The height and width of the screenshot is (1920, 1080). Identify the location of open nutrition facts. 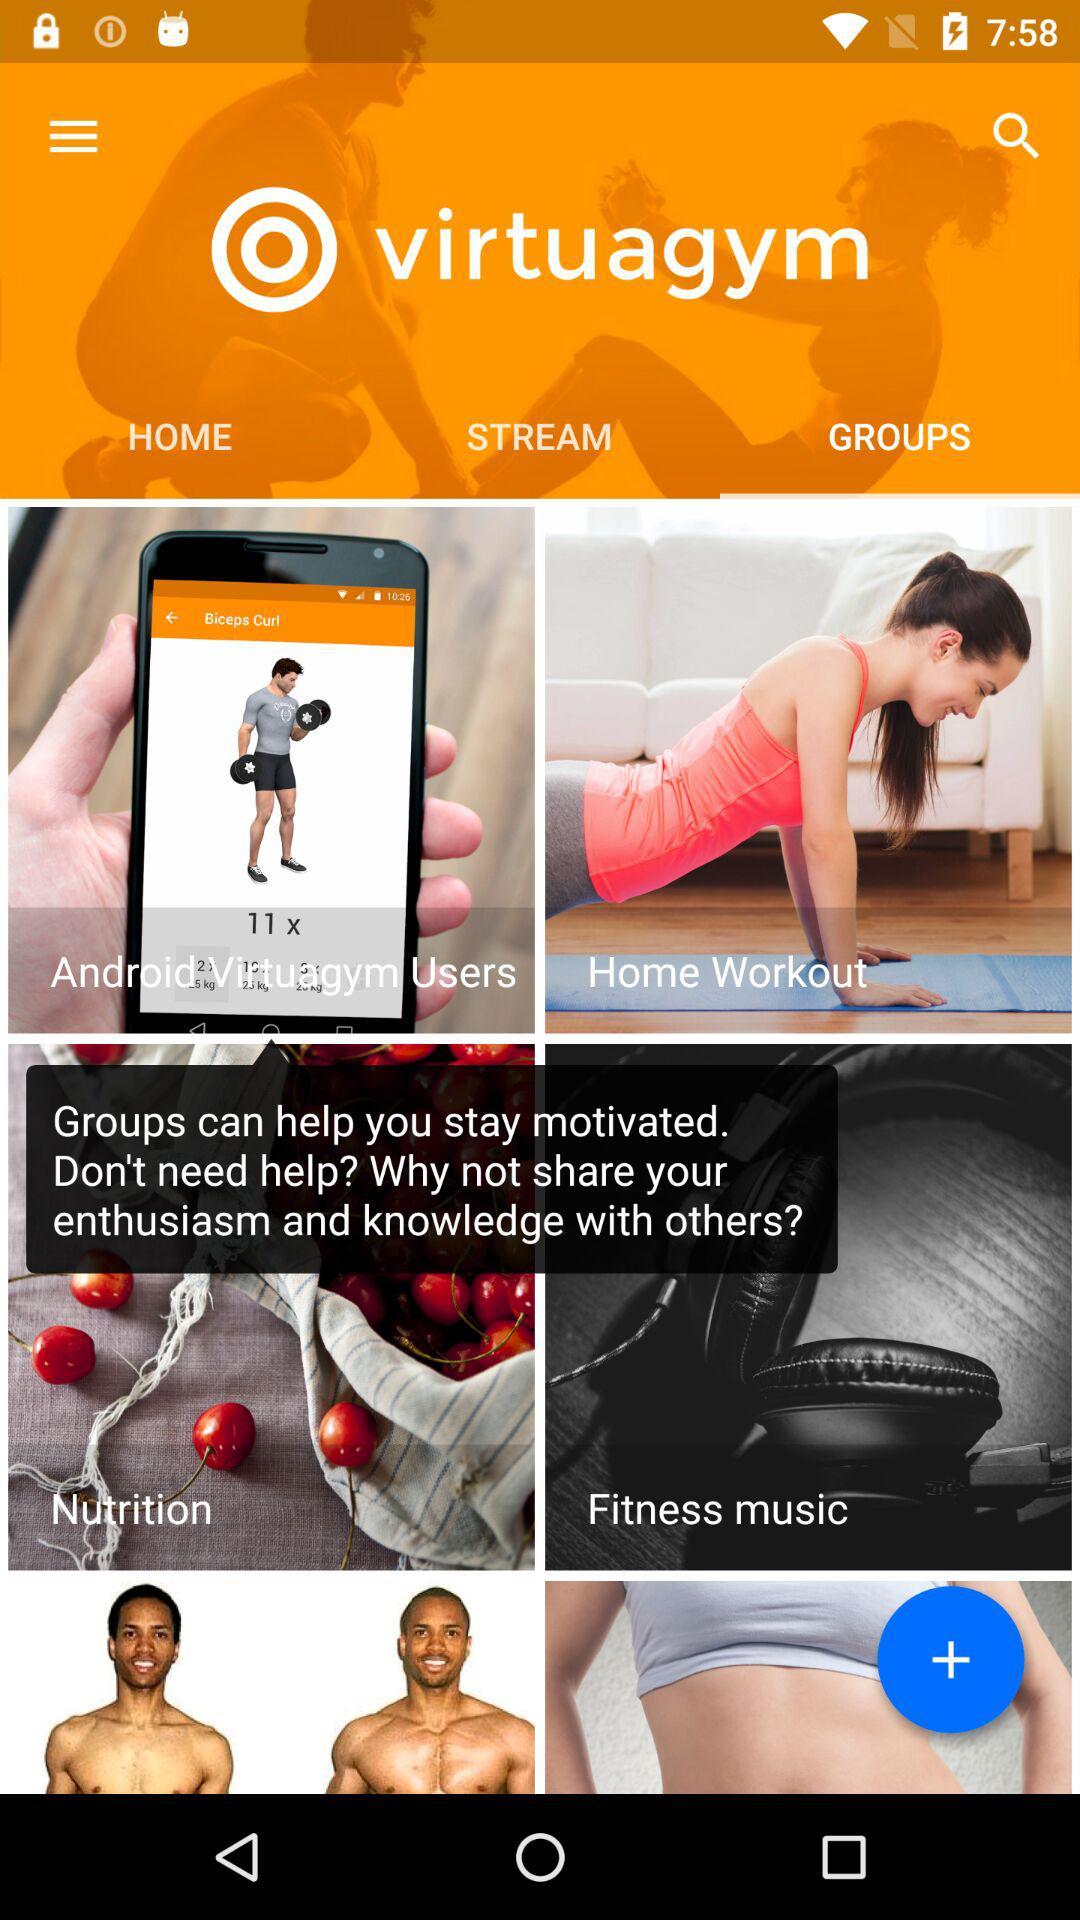
(271, 1307).